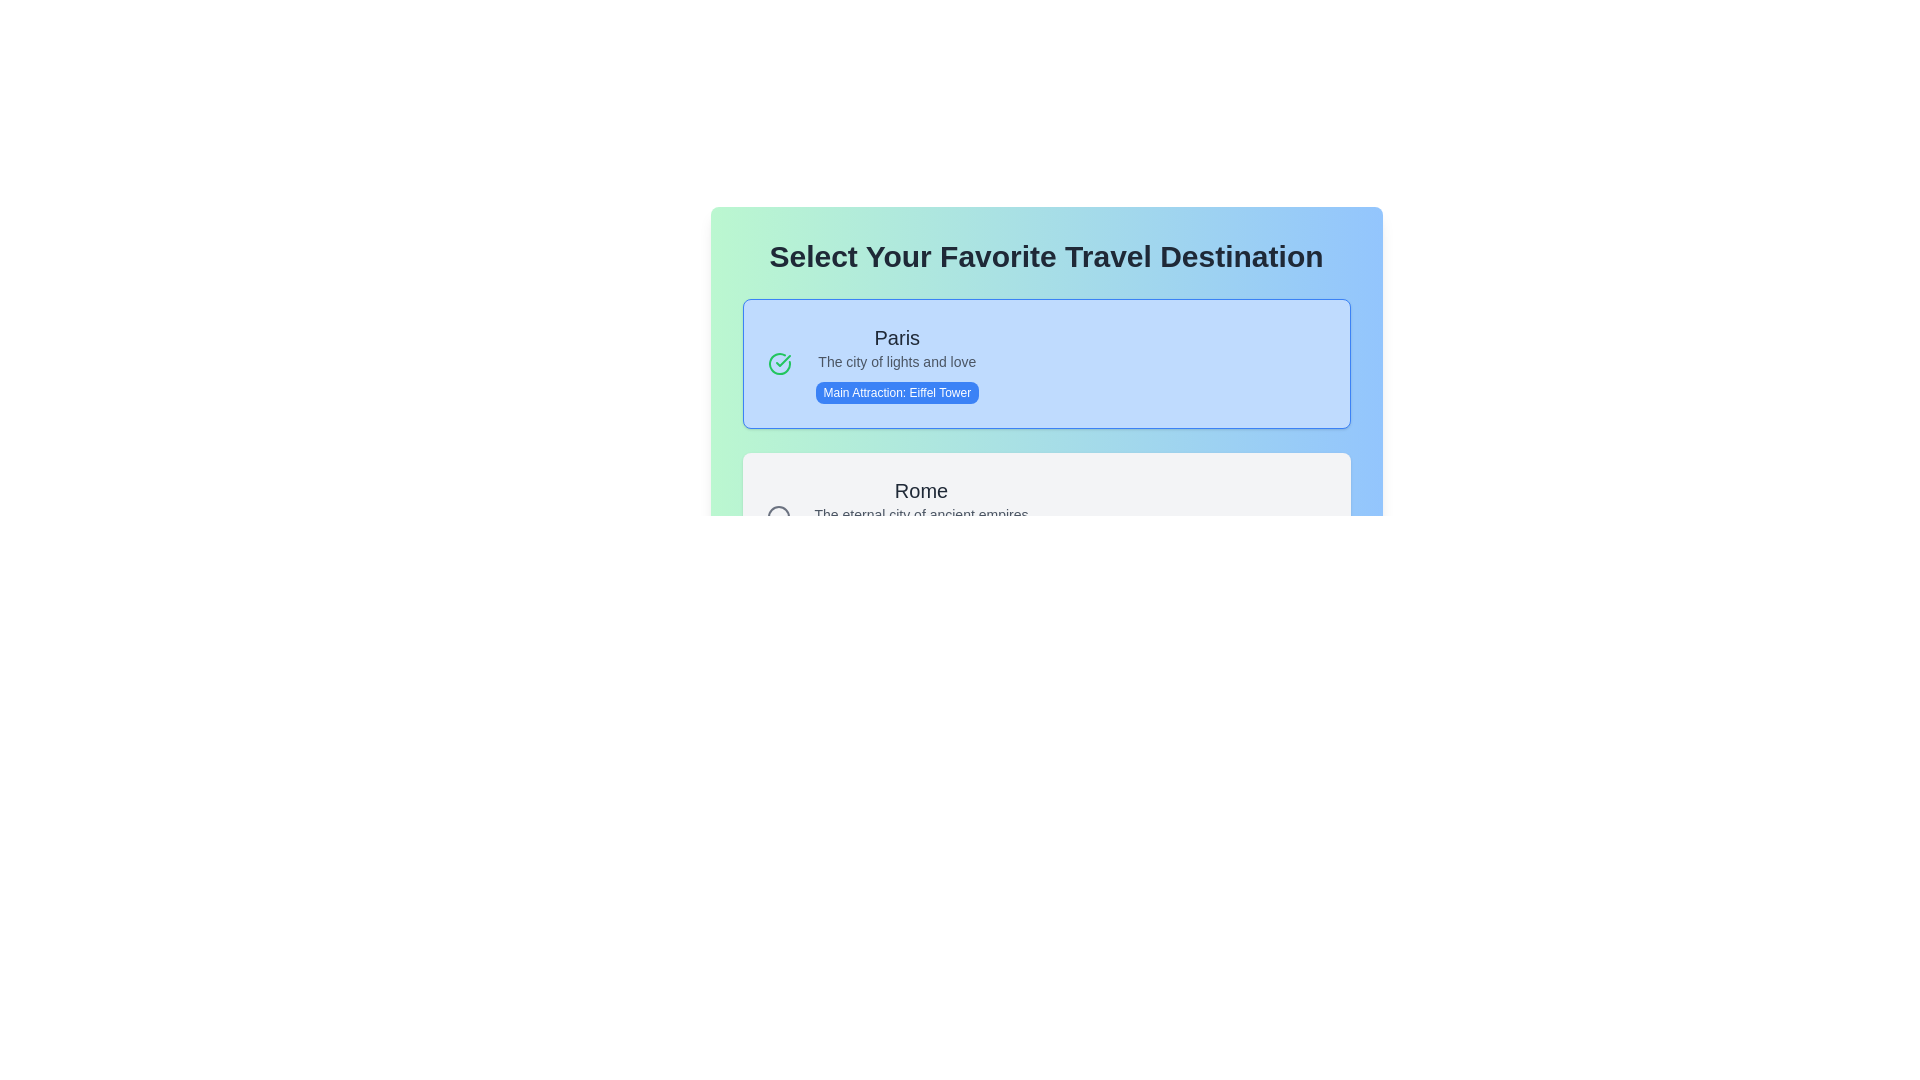  Describe the element at coordinates (777, 515) in the screenshot. I see `the SVG-based circular graphic associated with the option labeled 'Rome', which is positioned beside the text 'Rome' on the left margin` at that location.